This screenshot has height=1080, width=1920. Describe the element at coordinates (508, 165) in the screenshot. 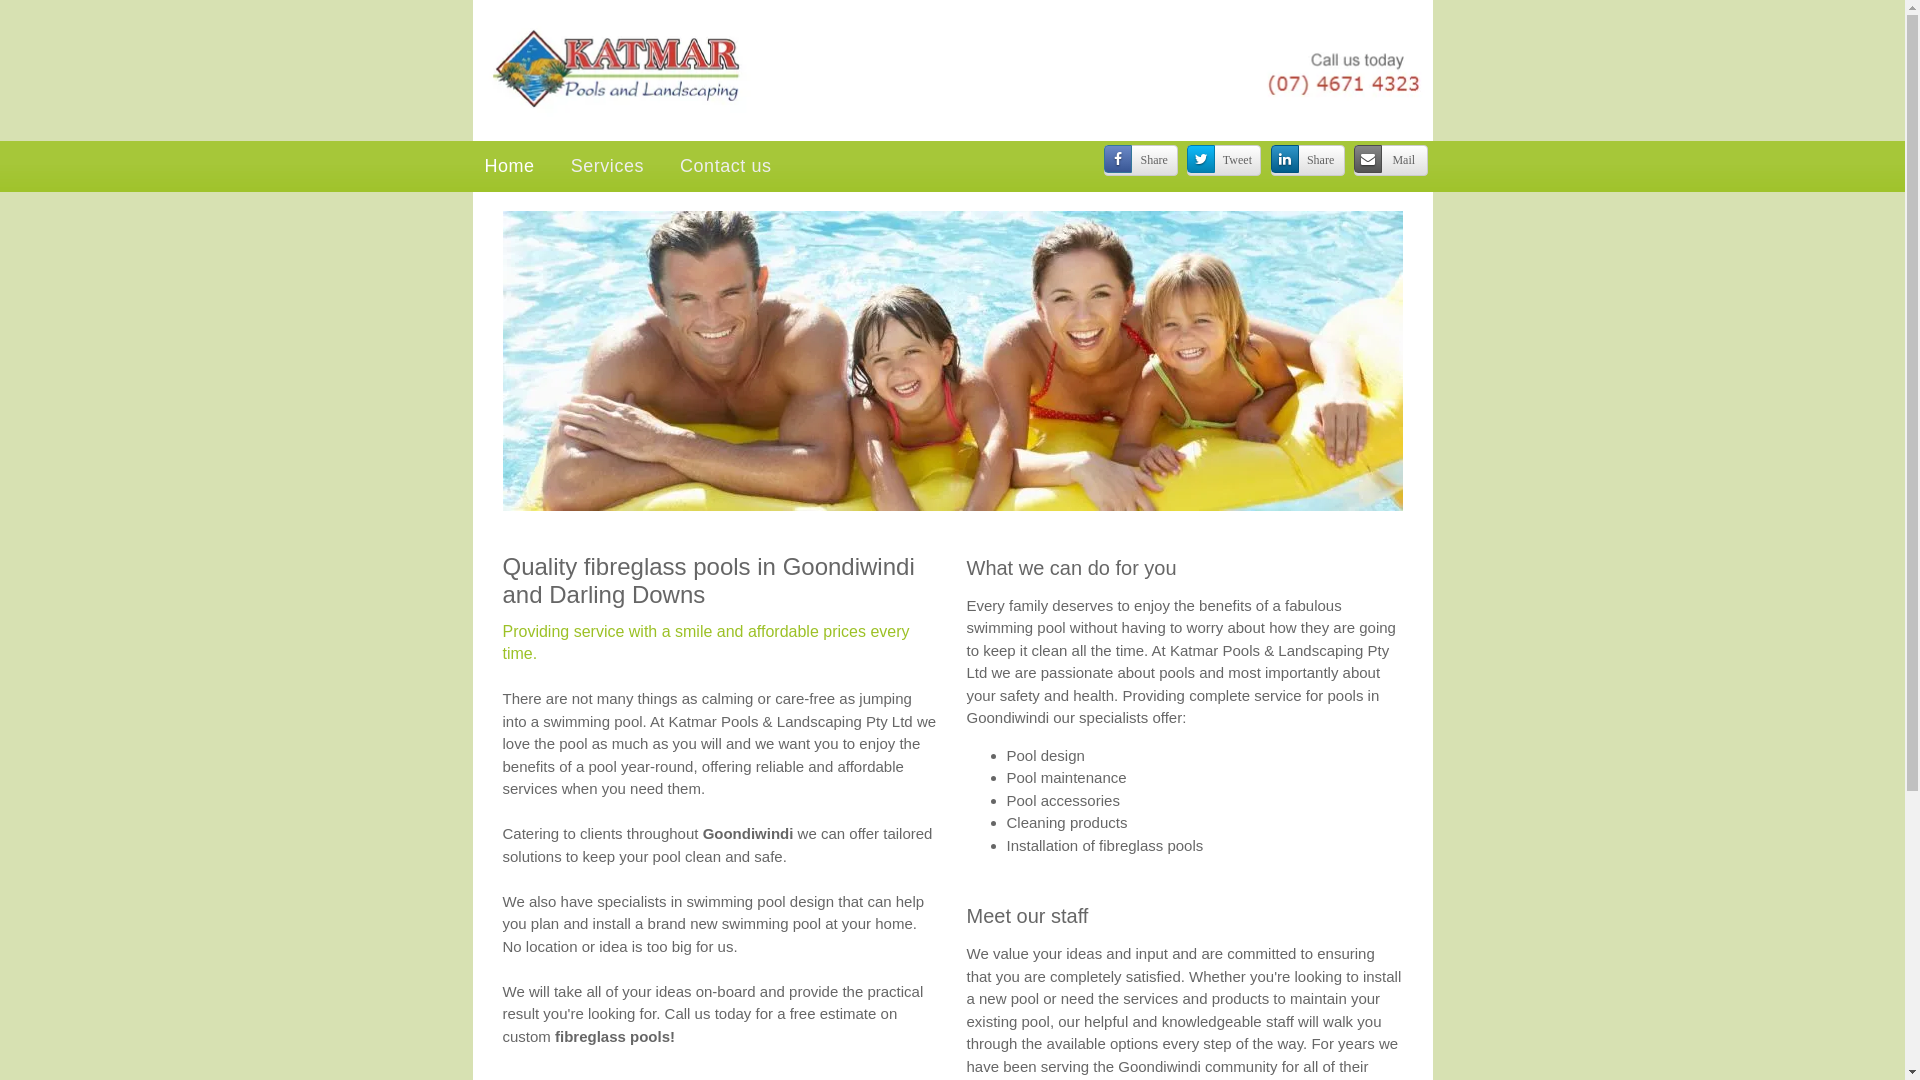

I see `'Home'` at that location.